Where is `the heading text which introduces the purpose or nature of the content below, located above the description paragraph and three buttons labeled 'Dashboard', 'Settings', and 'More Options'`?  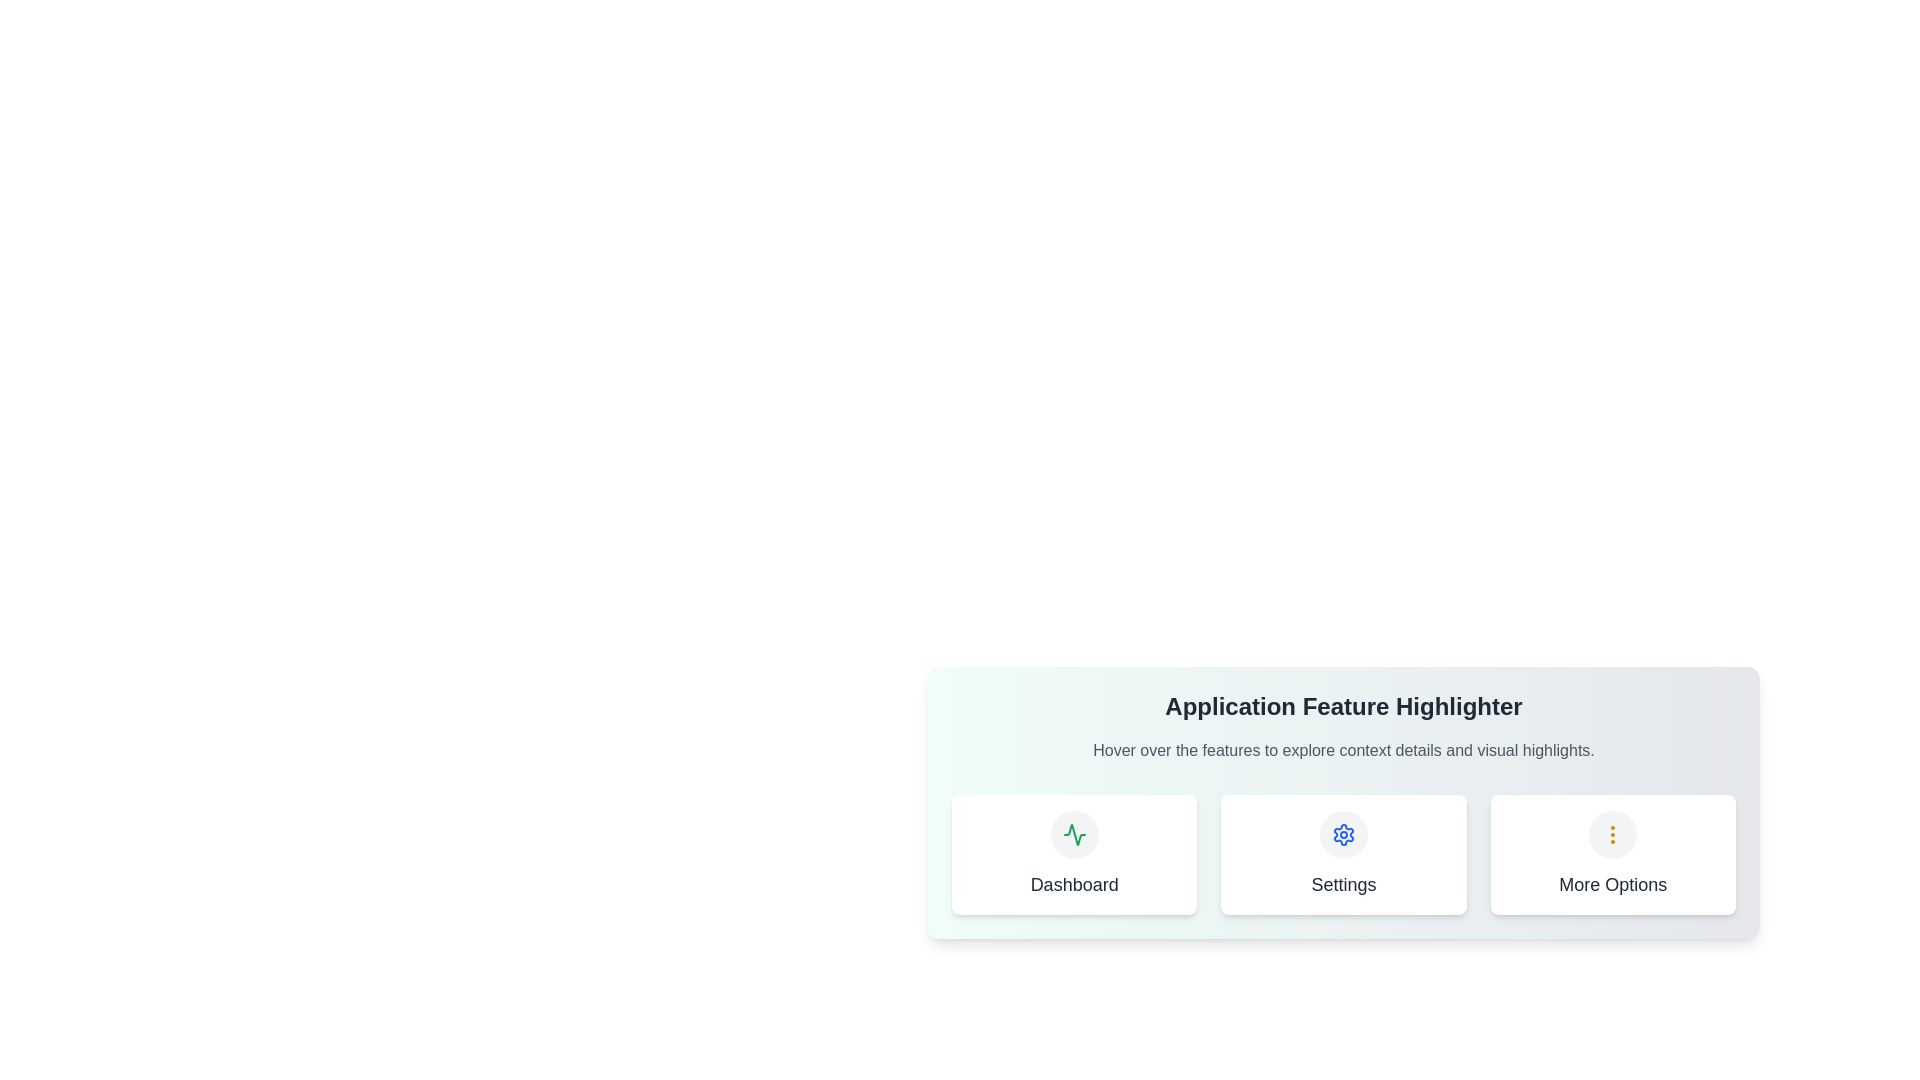 the heading text which introduces the purpose or nature of the content below, located above the description paragraph and three buttons labeled 'Dashboard', 'Settings', and 'More Options' is located at coordinates (1344, 705).